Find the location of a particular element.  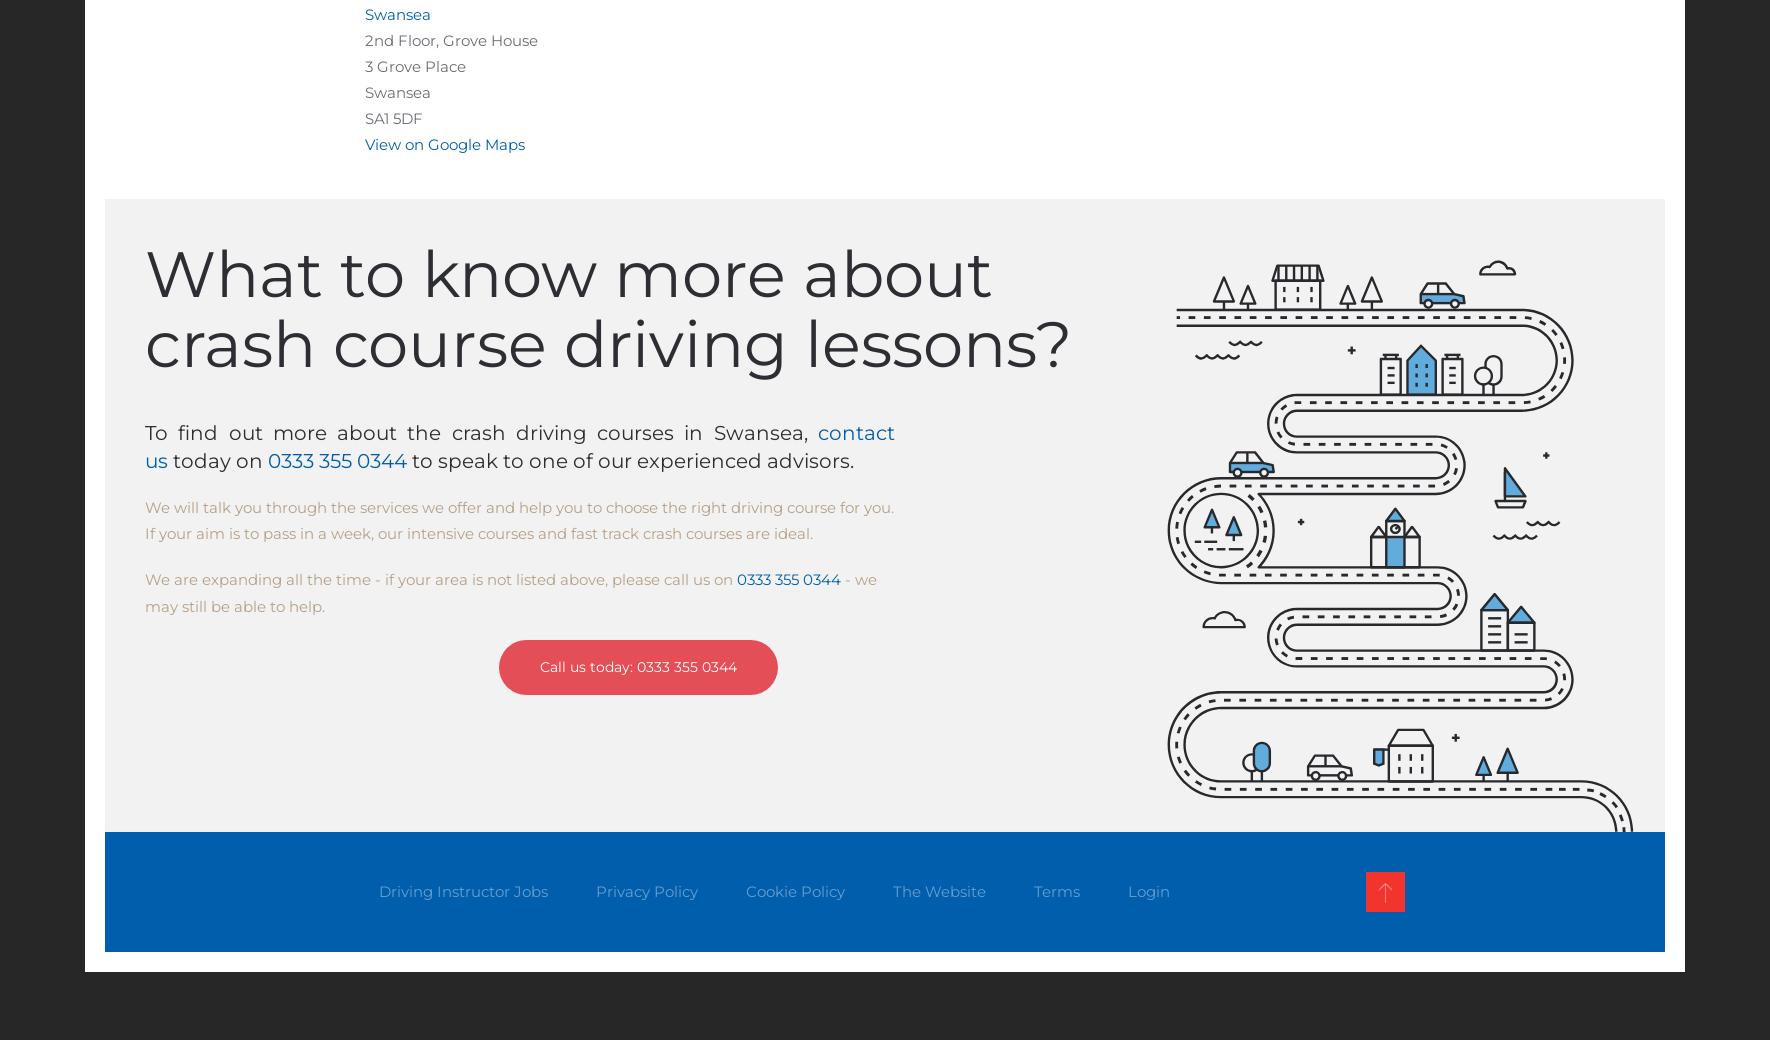

'We will talk you through the services we offer and help you to choose the right driving course for you. If your aim is to pass in a week, our intensive courses and fast track crash courses are ideal.' is located at coordinates (519, 520).